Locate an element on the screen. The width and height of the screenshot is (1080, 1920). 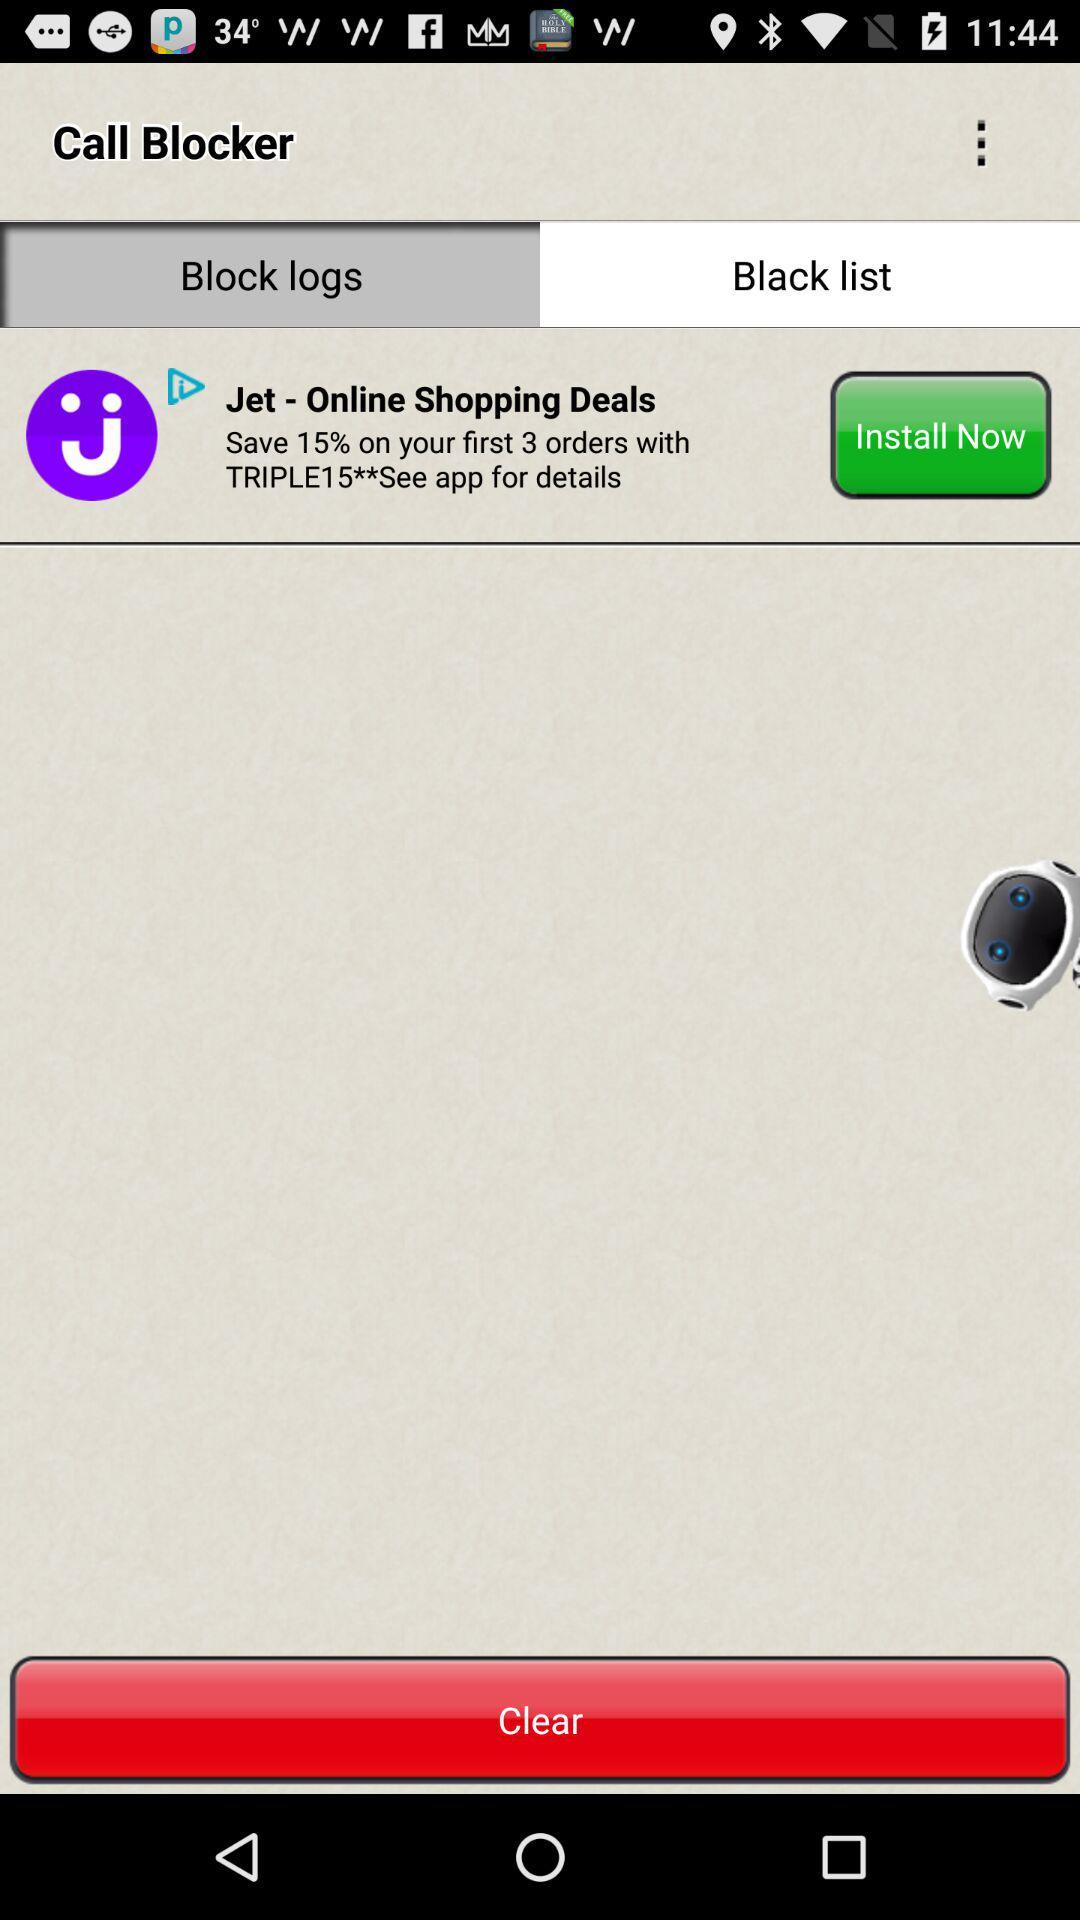
the item below the jet online shopping is located at coordinates (519, 457).